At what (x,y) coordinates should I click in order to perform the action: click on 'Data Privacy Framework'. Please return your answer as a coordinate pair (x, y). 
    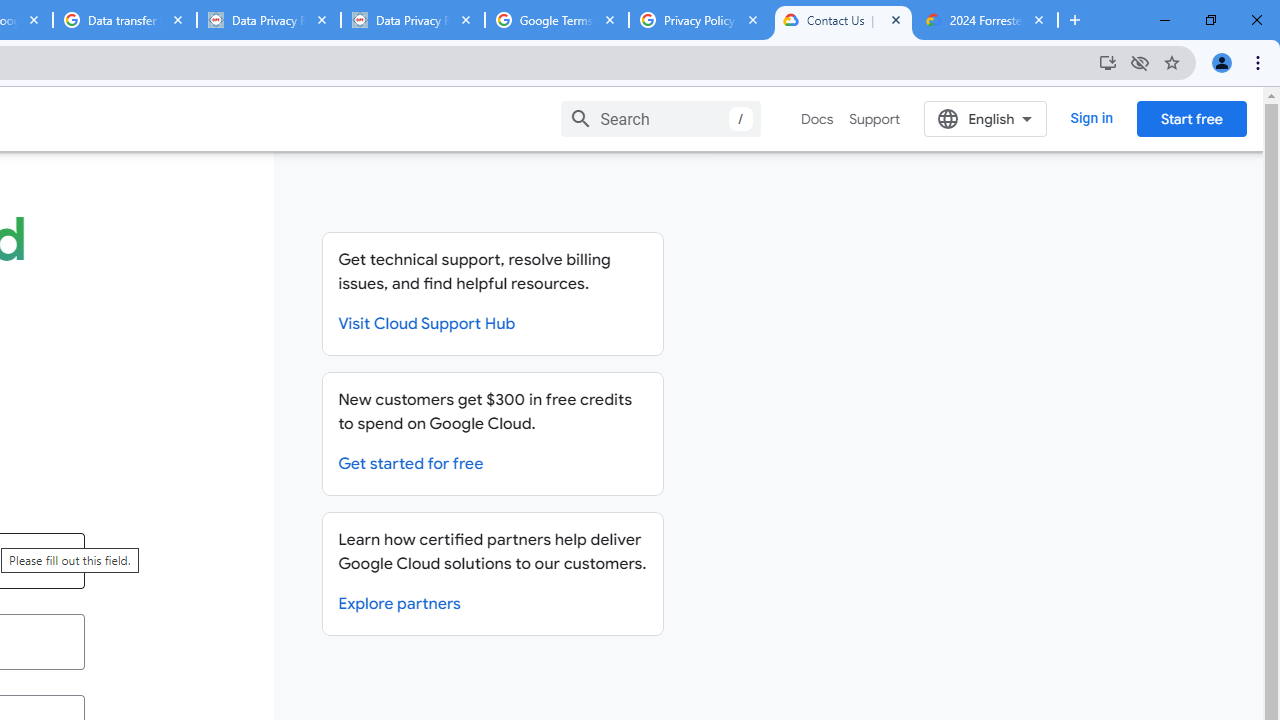
    Looking at the image, I should click on (411, 20).